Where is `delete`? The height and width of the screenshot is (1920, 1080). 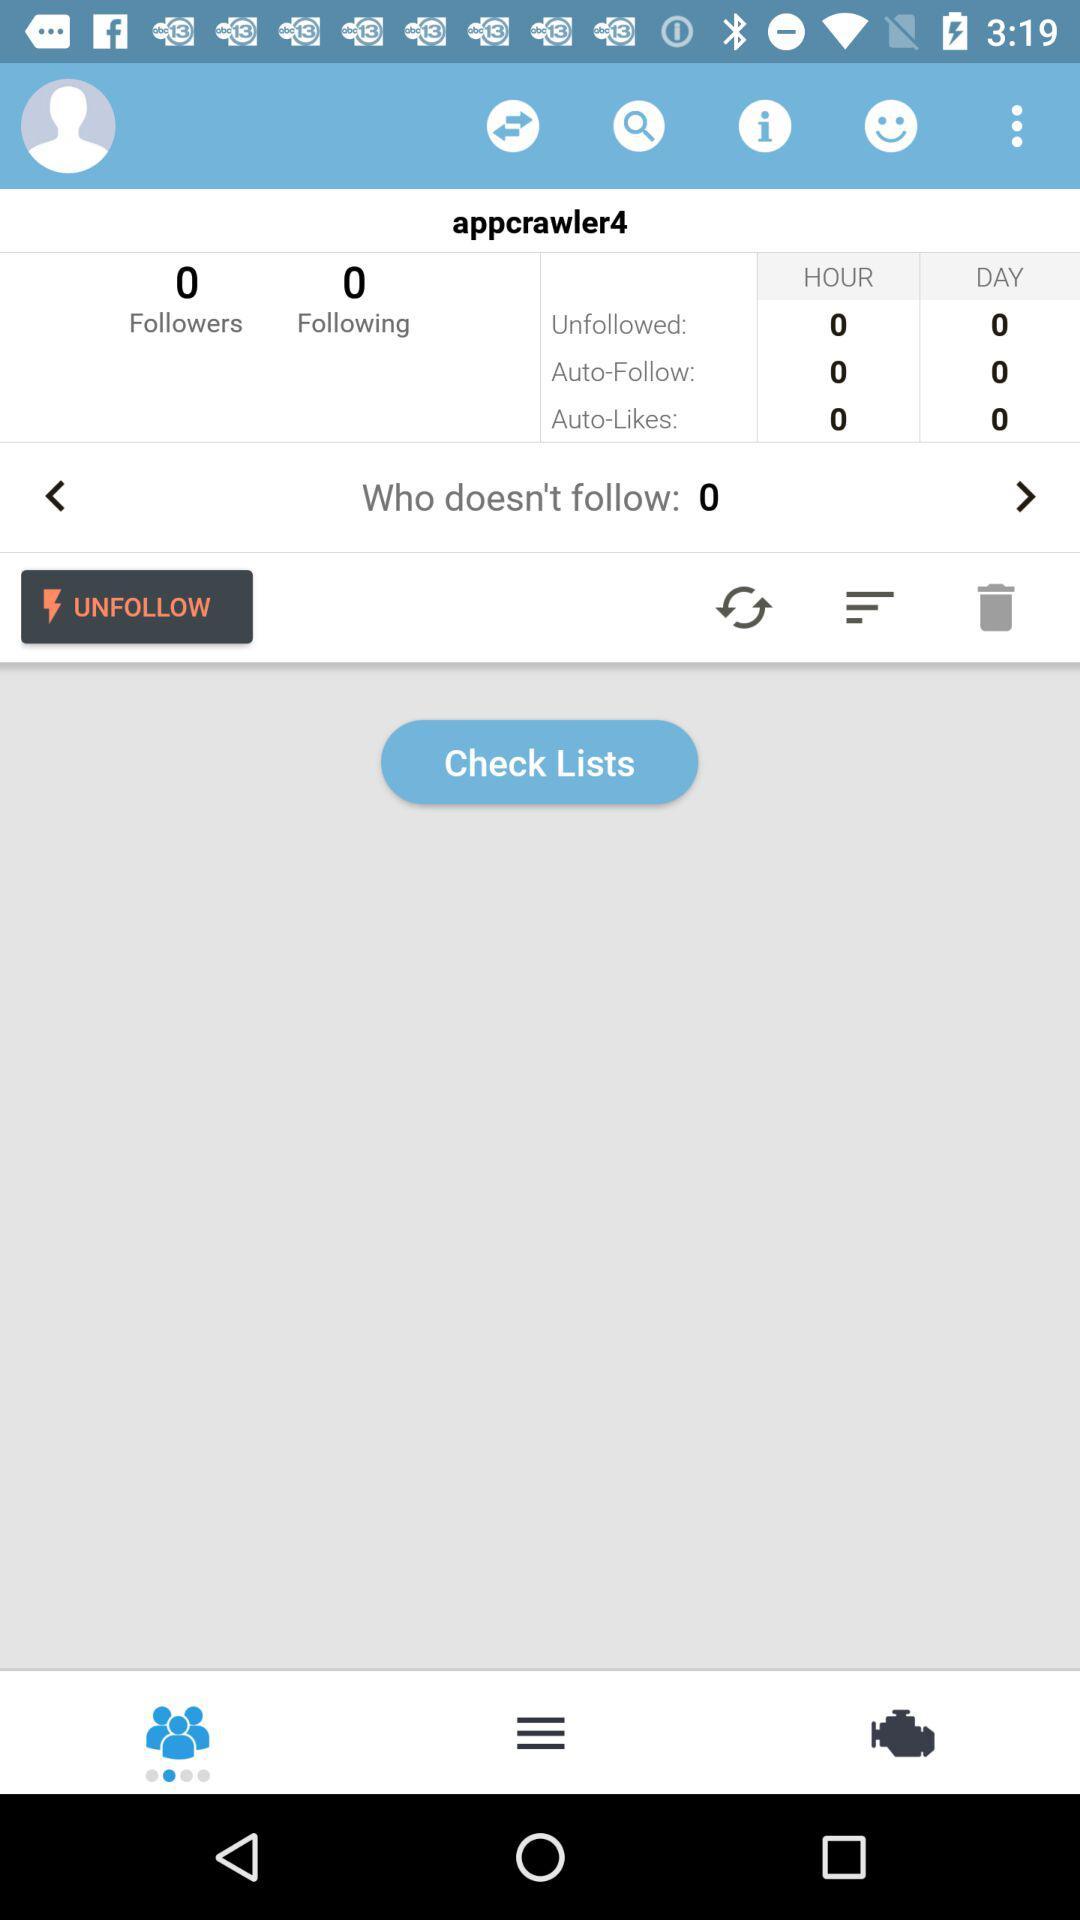
delete is located at coordinates (995, 606).